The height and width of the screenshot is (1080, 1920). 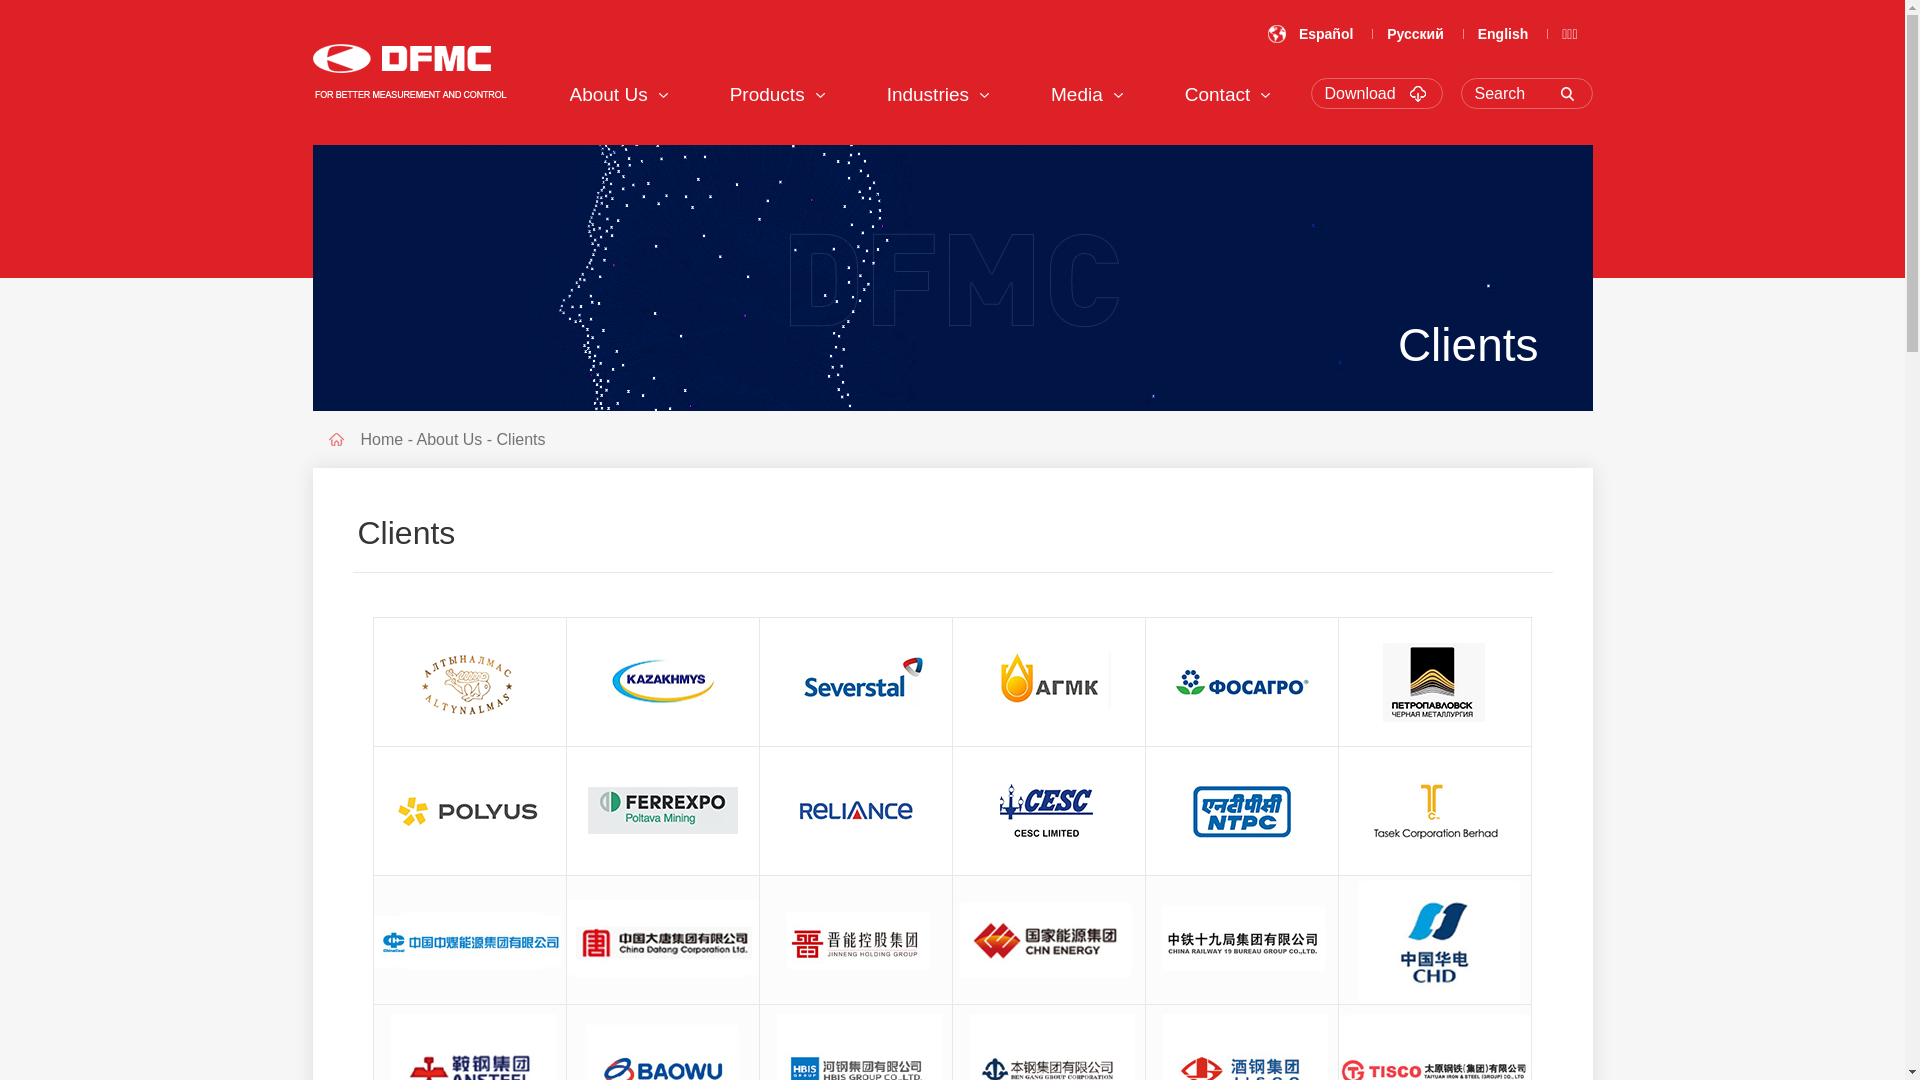 What do you see at coordinates (926, 94) in the screenshot?
I see `'Industries'` at bounding box center [926, 94].